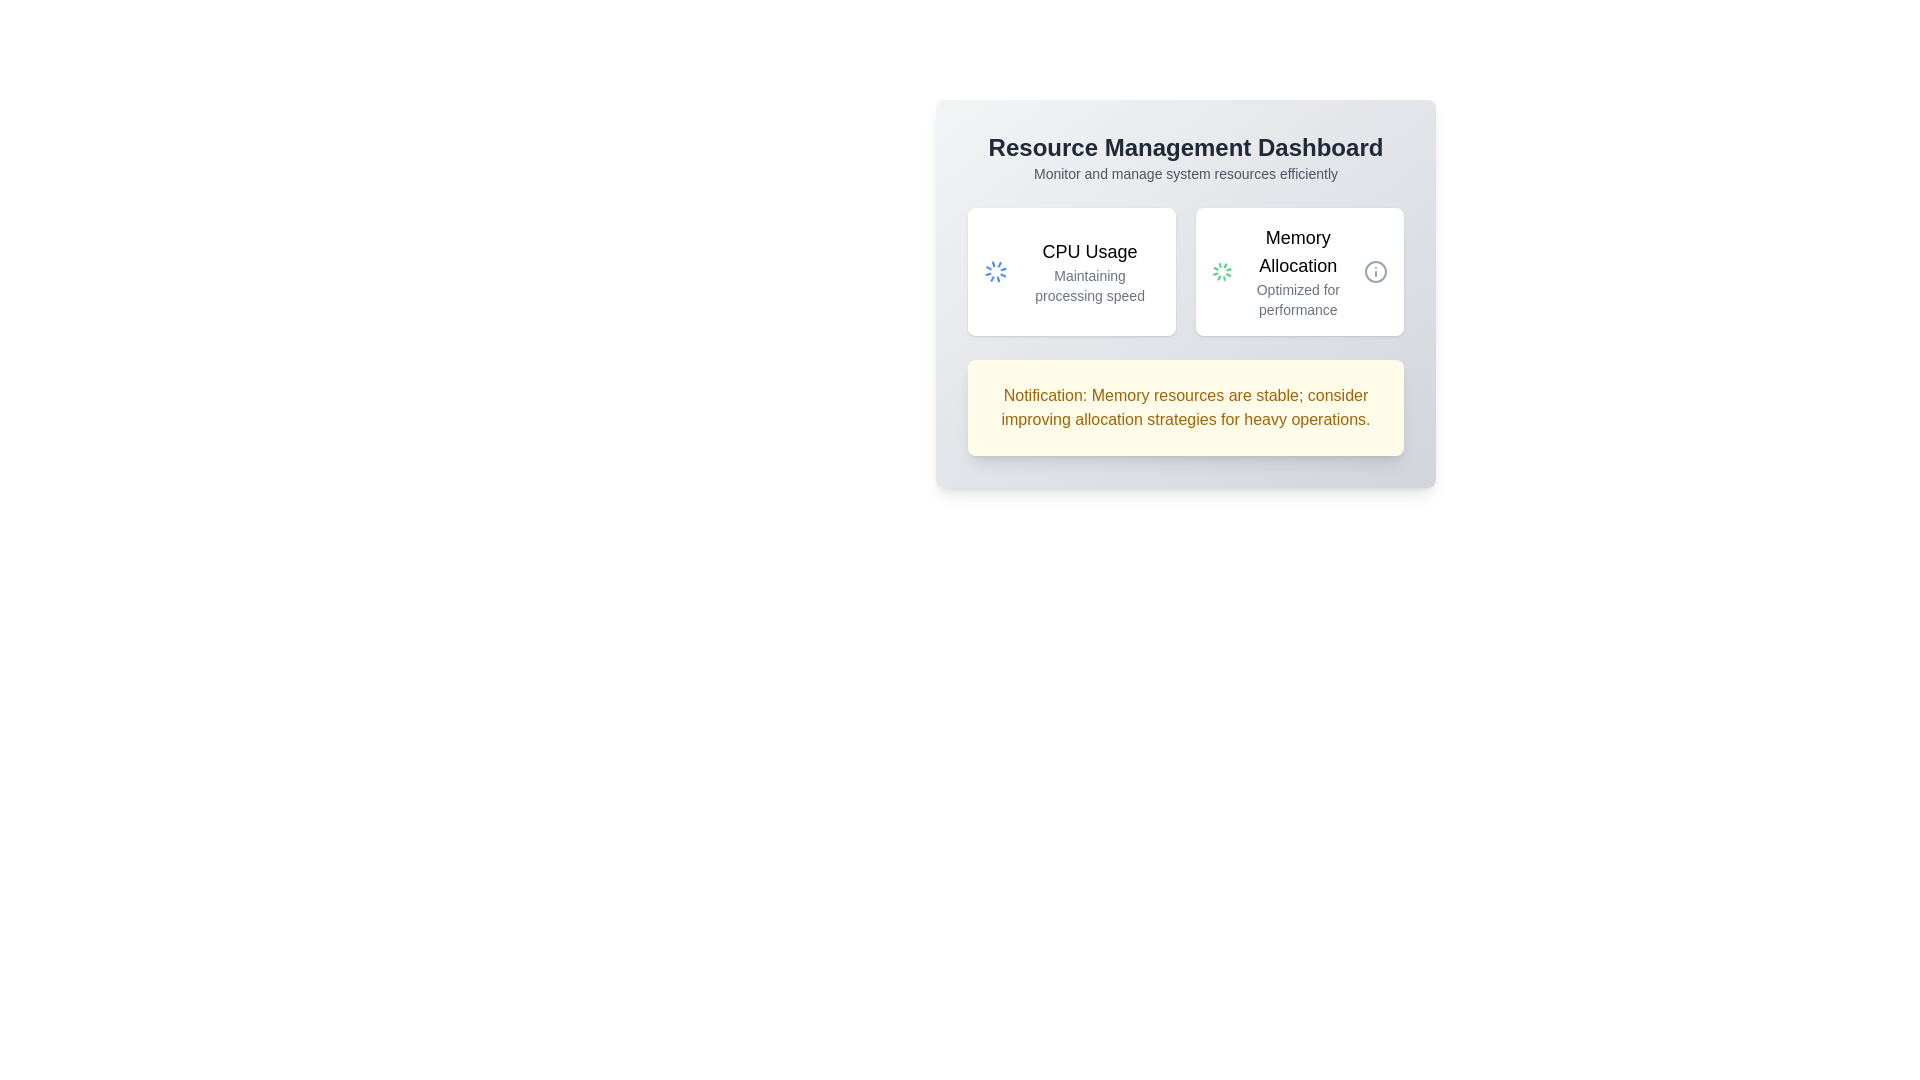 The width and height of the screenshot is (1920, 1080). I want to click on the second text label providing context for the 'CPU Usage' heading, located within the white card in the top-left quadrant of the interface, so click(1088, 285).